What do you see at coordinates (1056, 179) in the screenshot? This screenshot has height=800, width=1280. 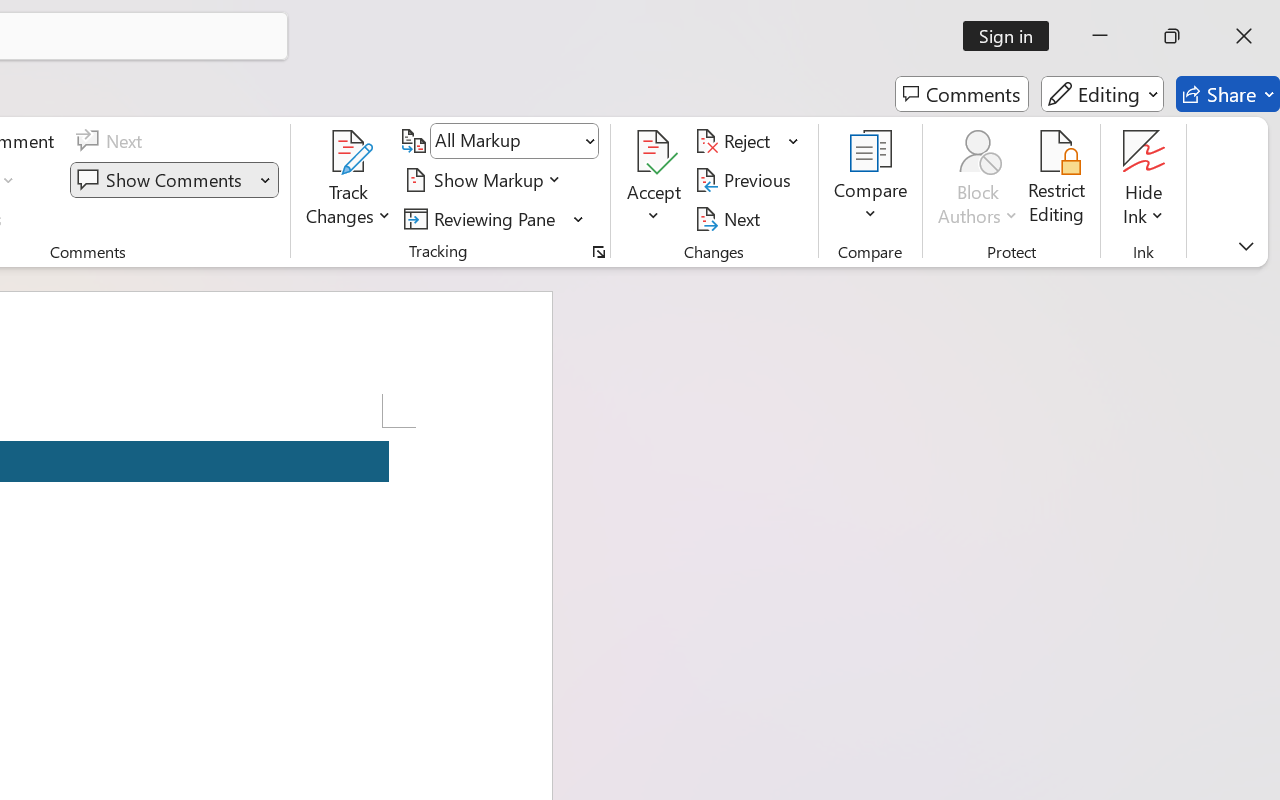 I see `'Restrict Editing'` at bounding box center [1056, 179].